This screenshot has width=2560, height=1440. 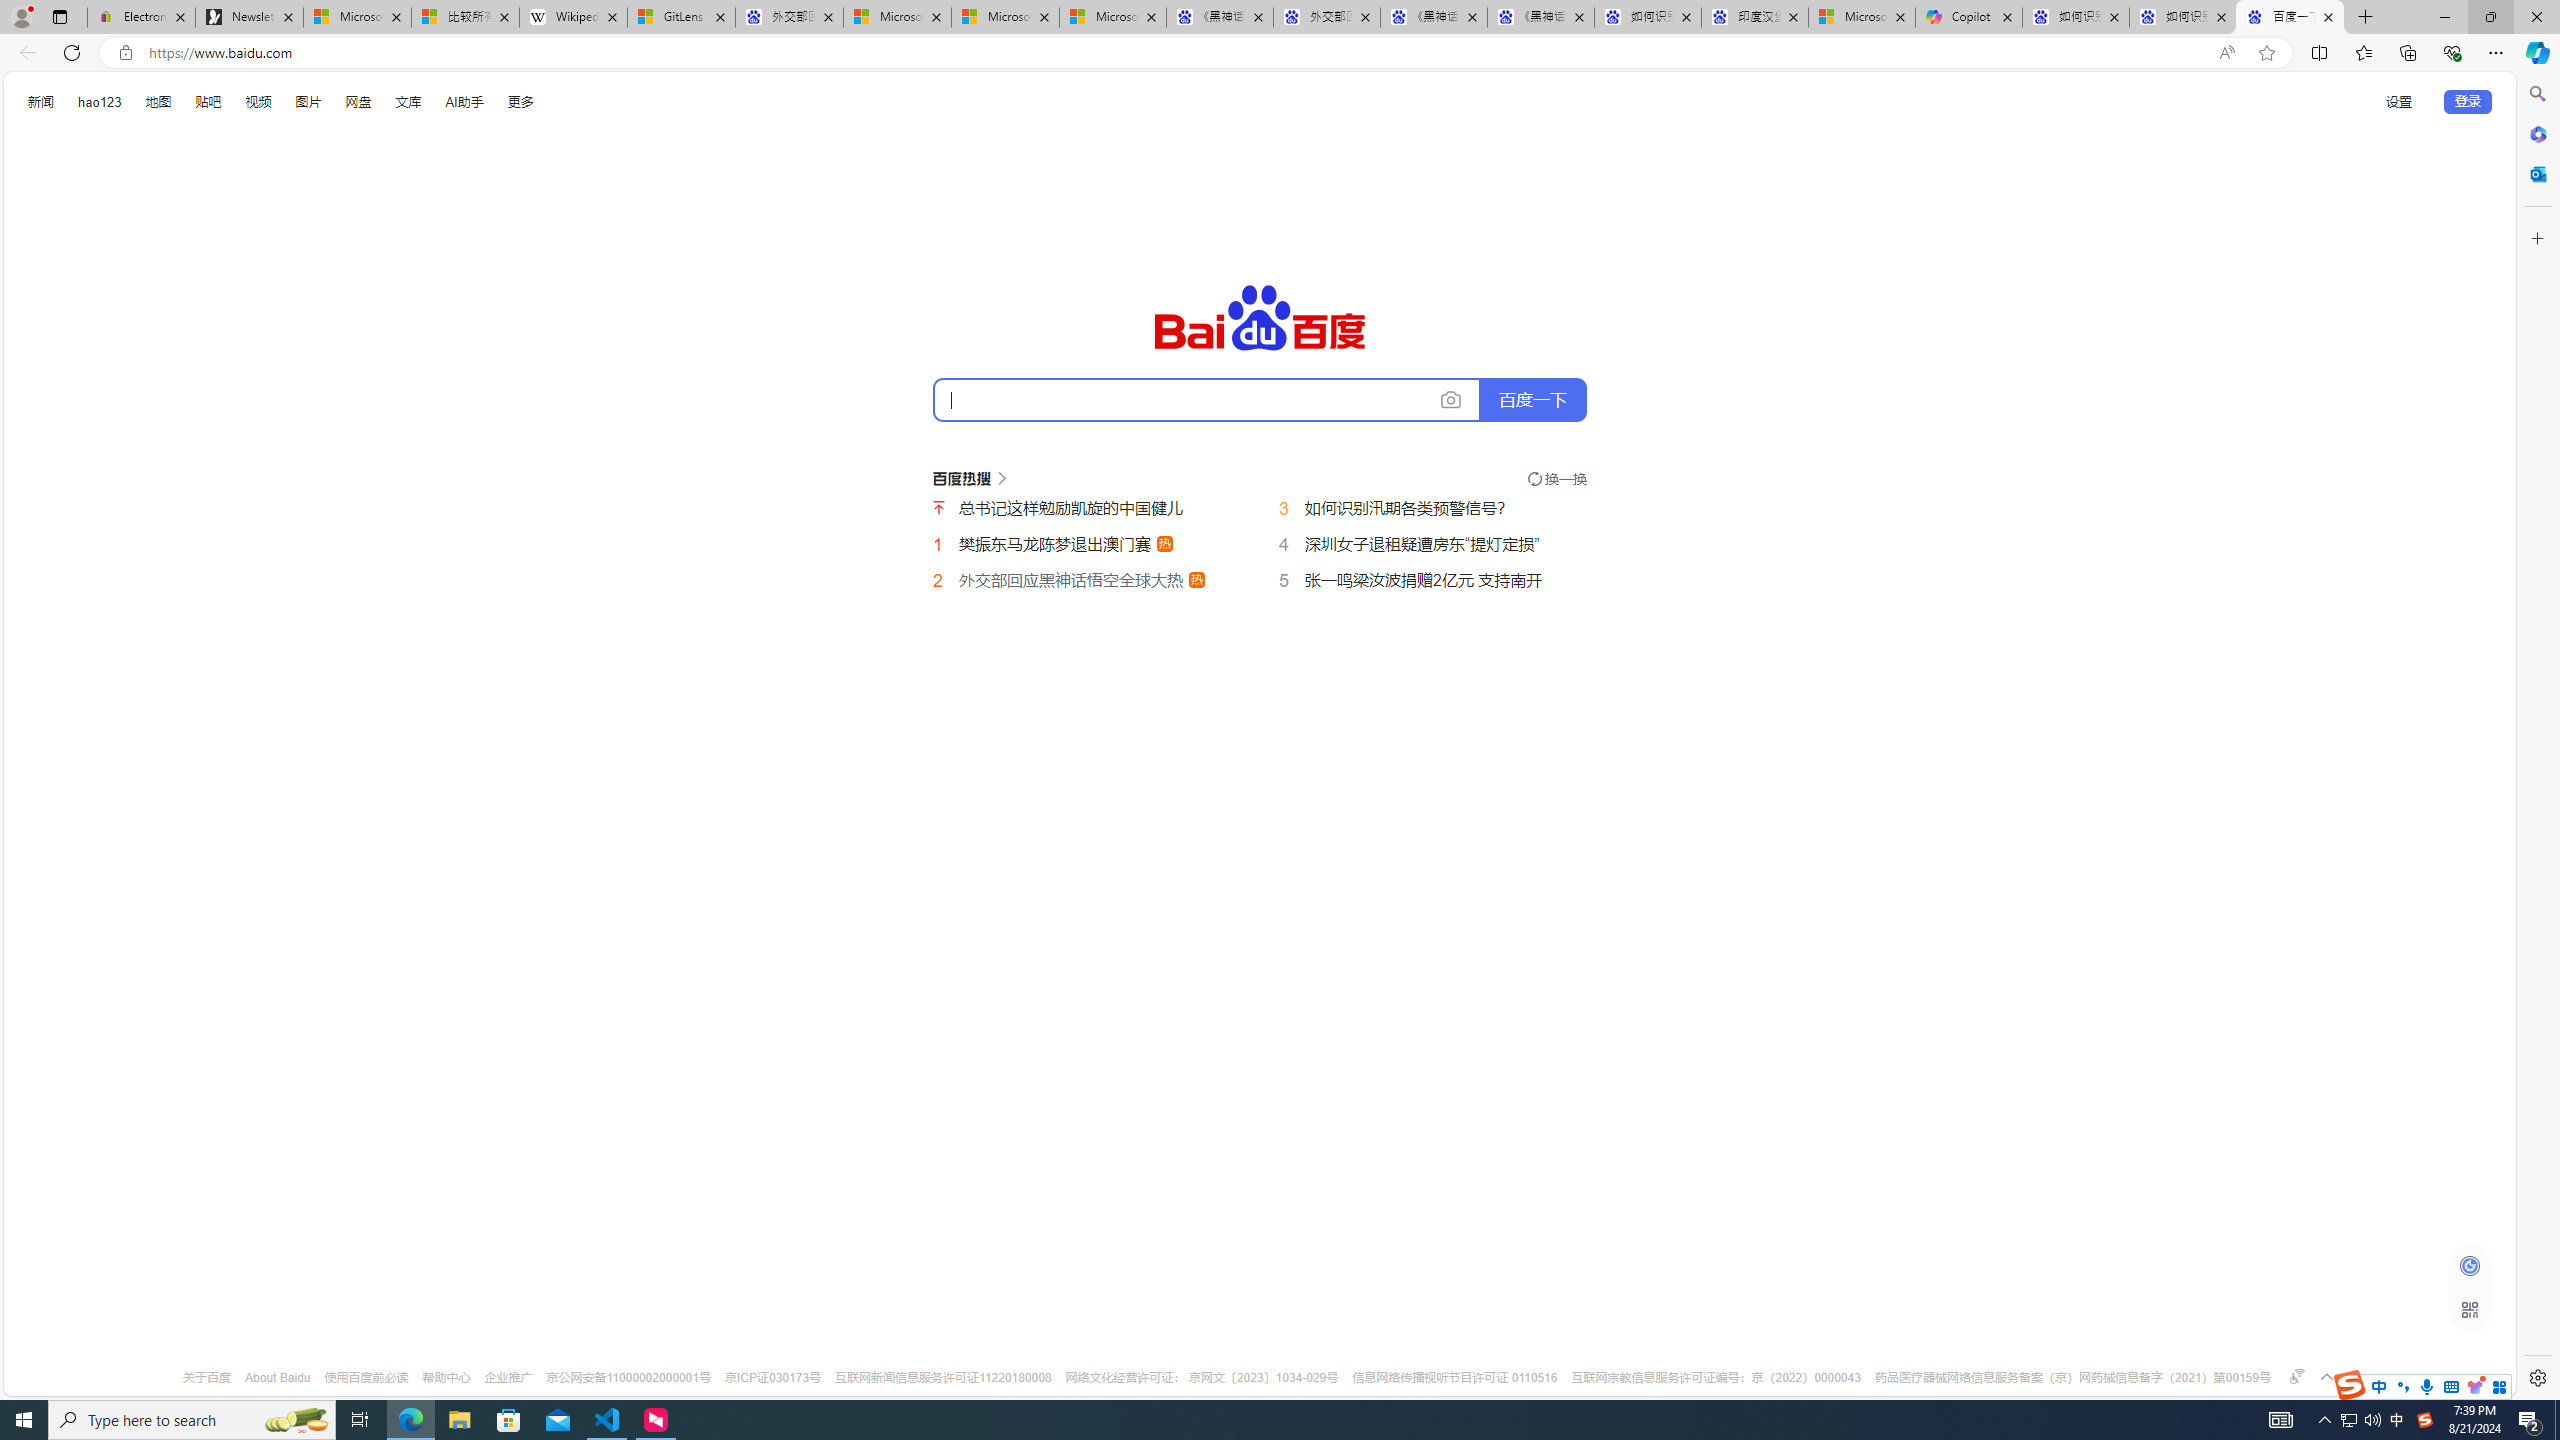 I want to click on 'Newsletter Sign Up', so click(x=248, y=16).